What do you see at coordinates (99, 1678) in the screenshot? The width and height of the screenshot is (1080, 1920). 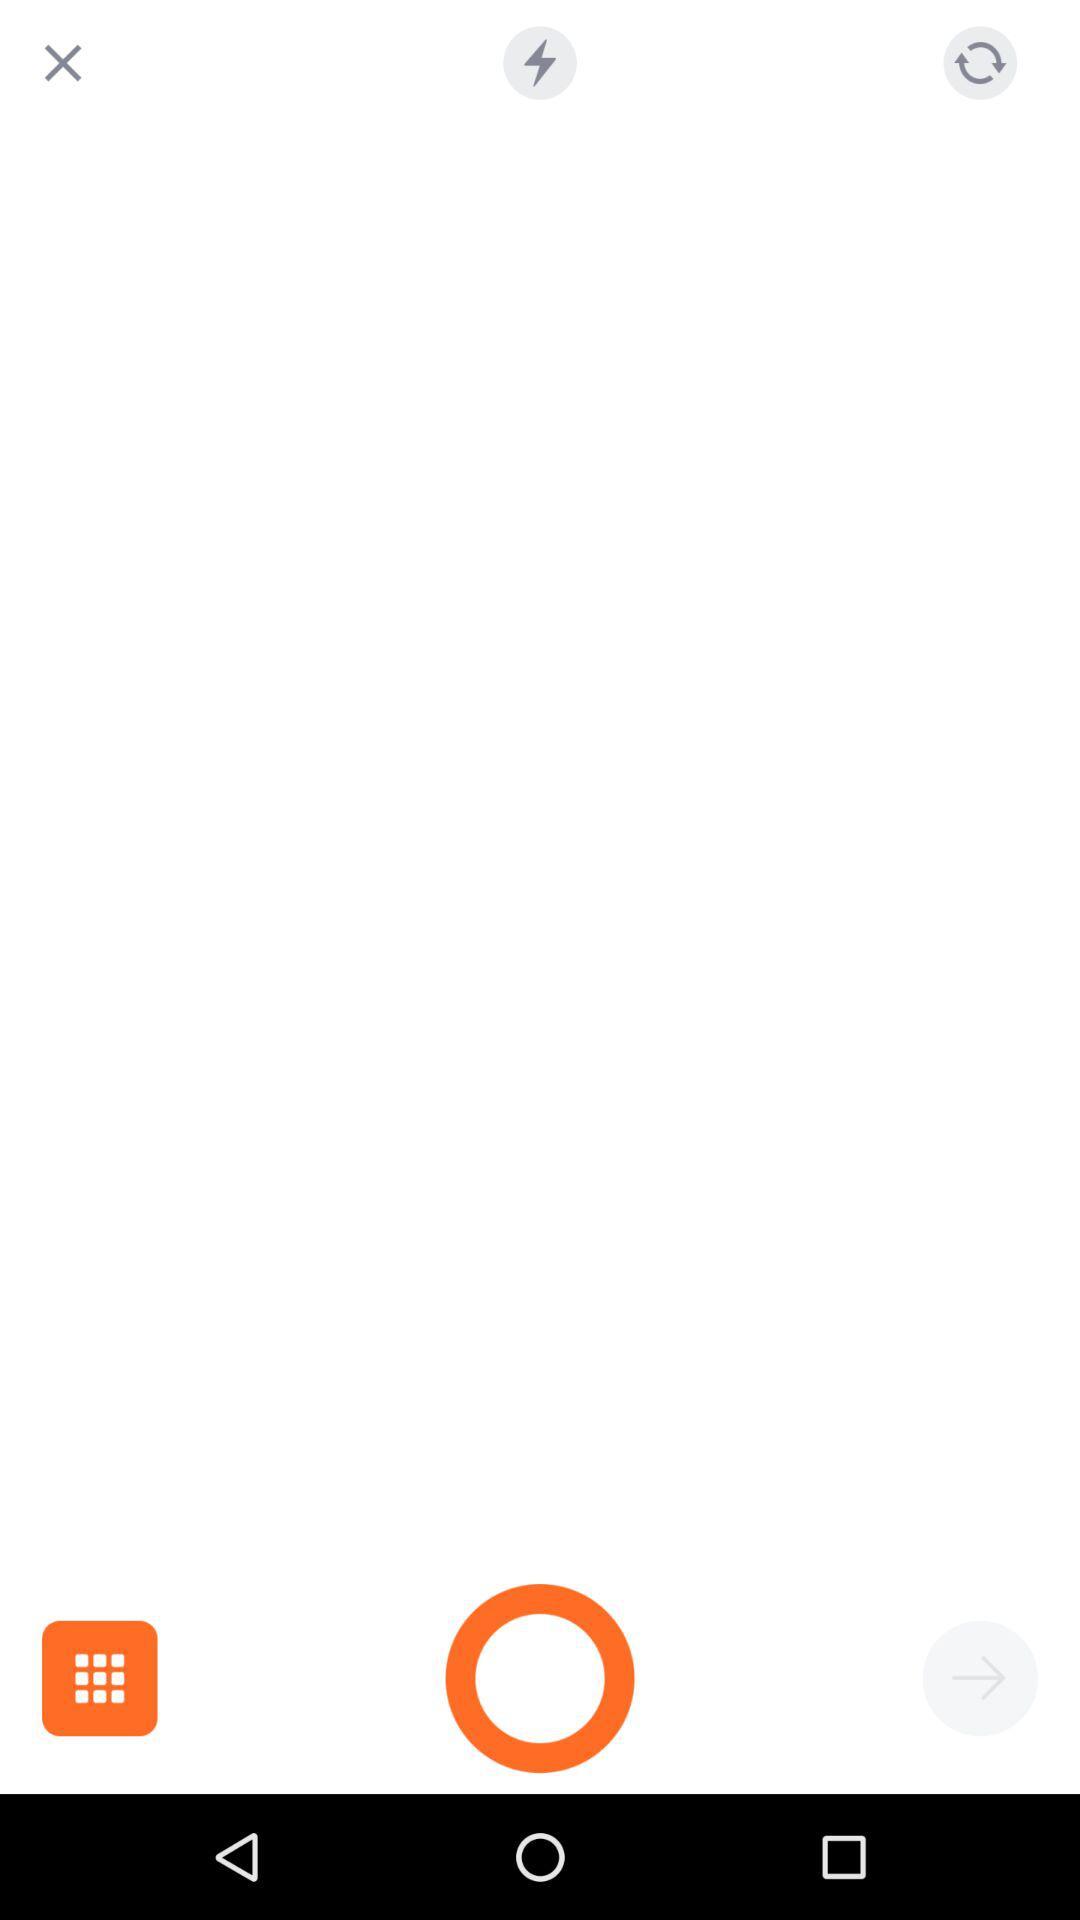 I see `open options` at bounding box center [99, 1678].